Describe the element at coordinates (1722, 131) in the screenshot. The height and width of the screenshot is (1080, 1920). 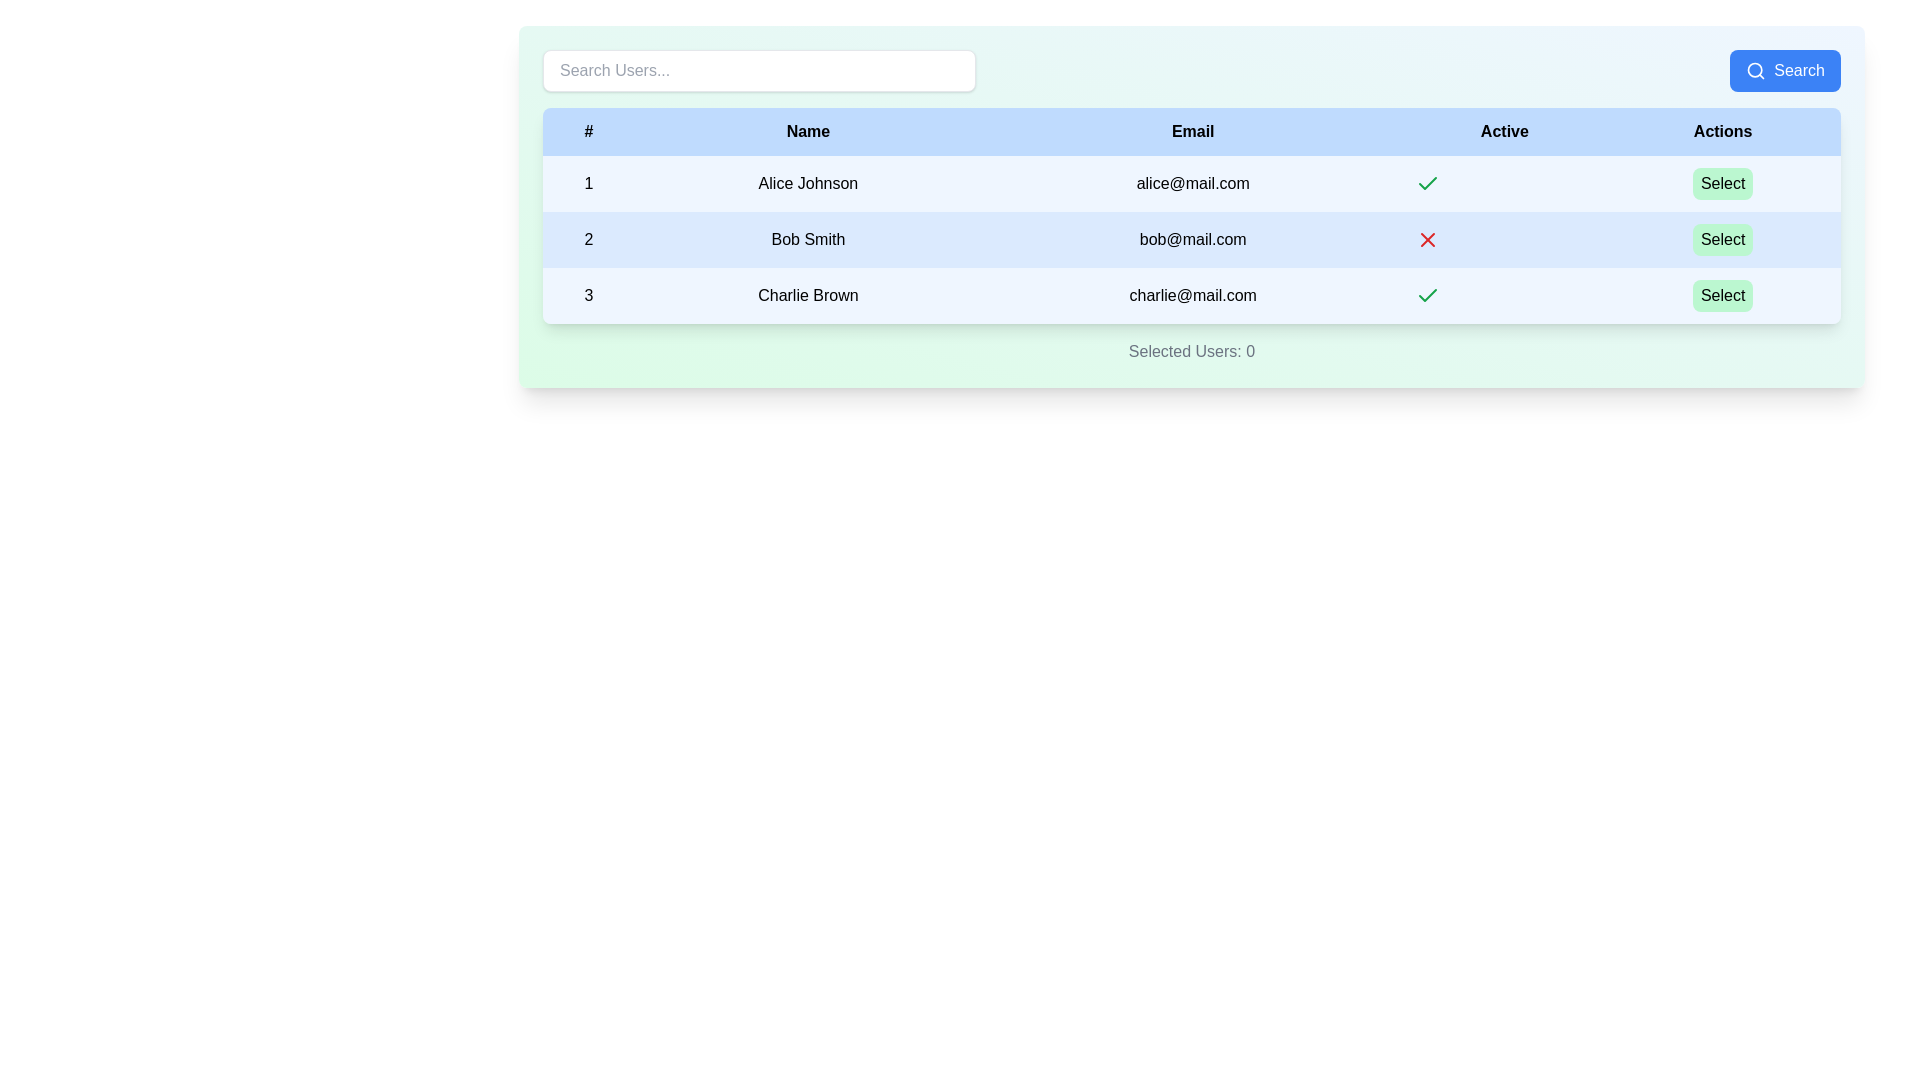
I see `the 'Actions' column header cell in the data table, which is the last column header located at the top of the table` at that location.